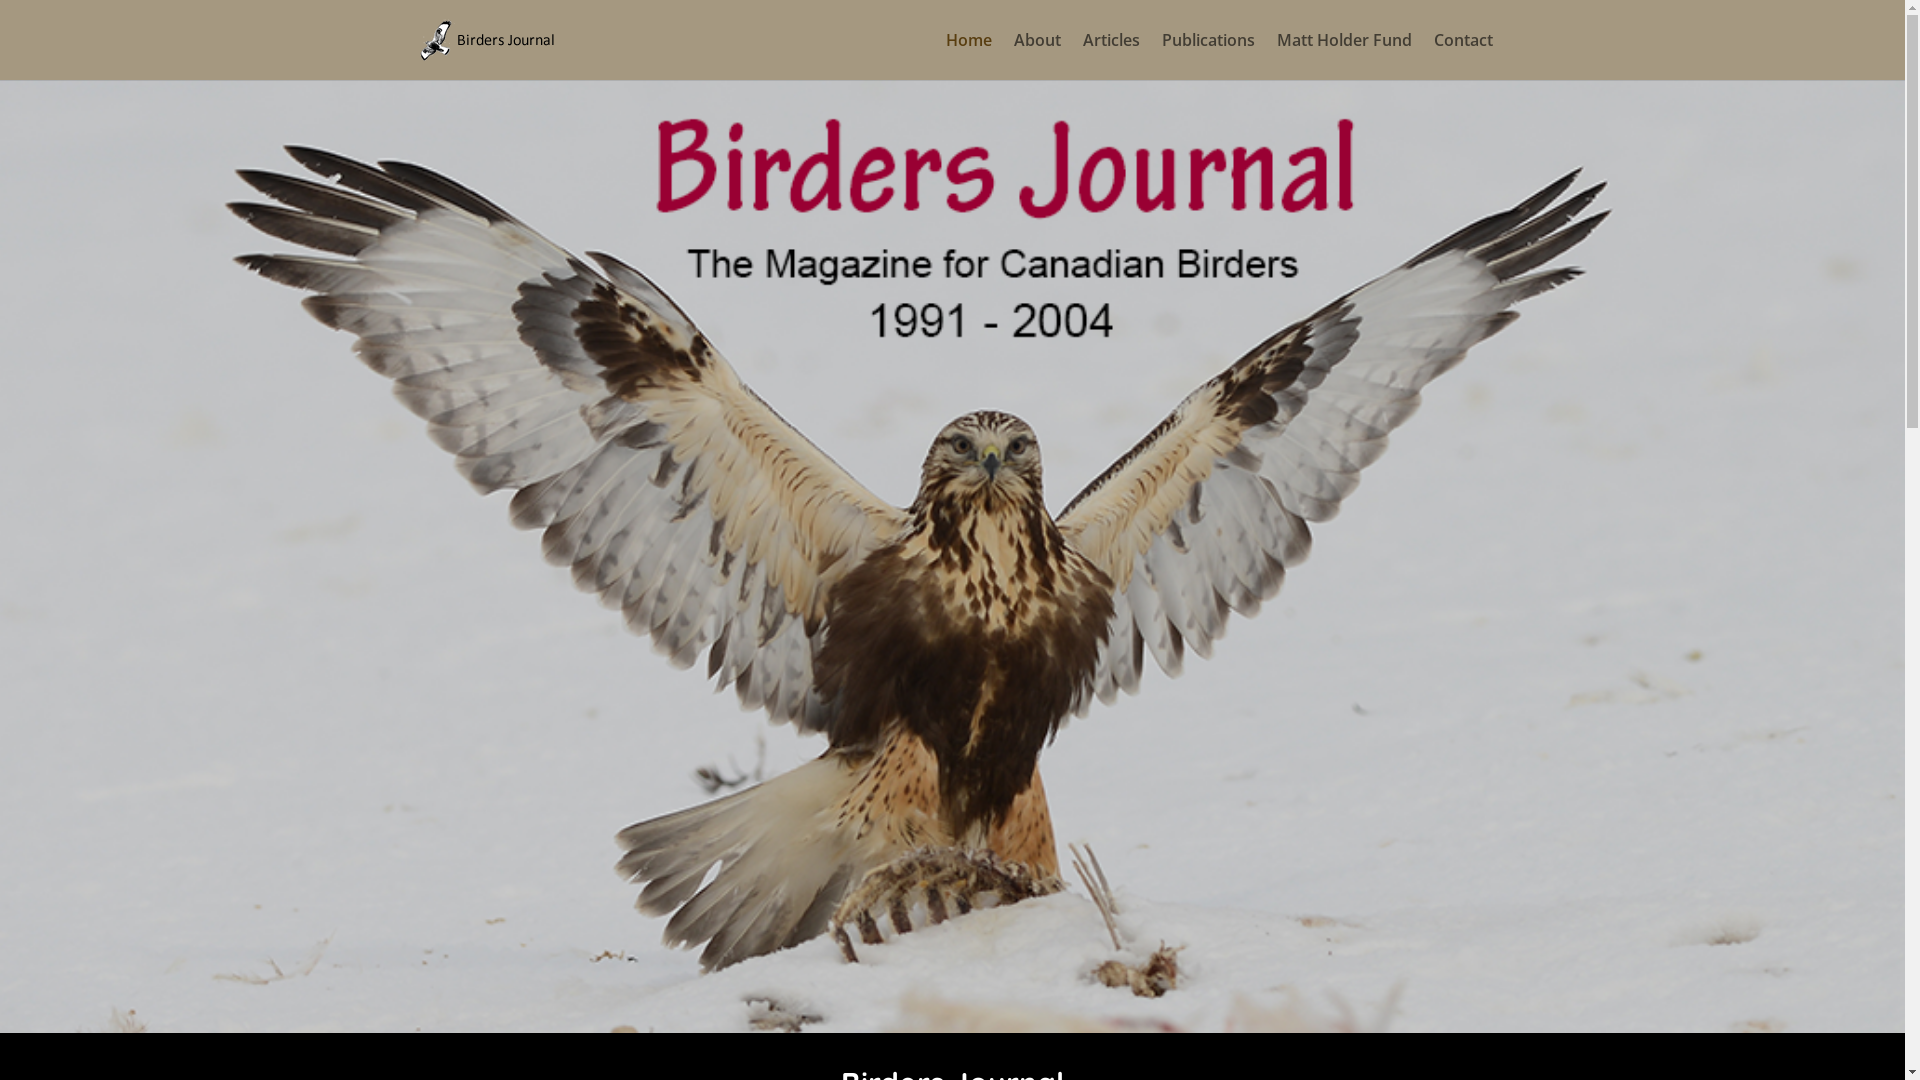  What do you see at coordinates (1207, 55) in the screenshot?
I see `'Publications'` at bounding box center [1207, 55].